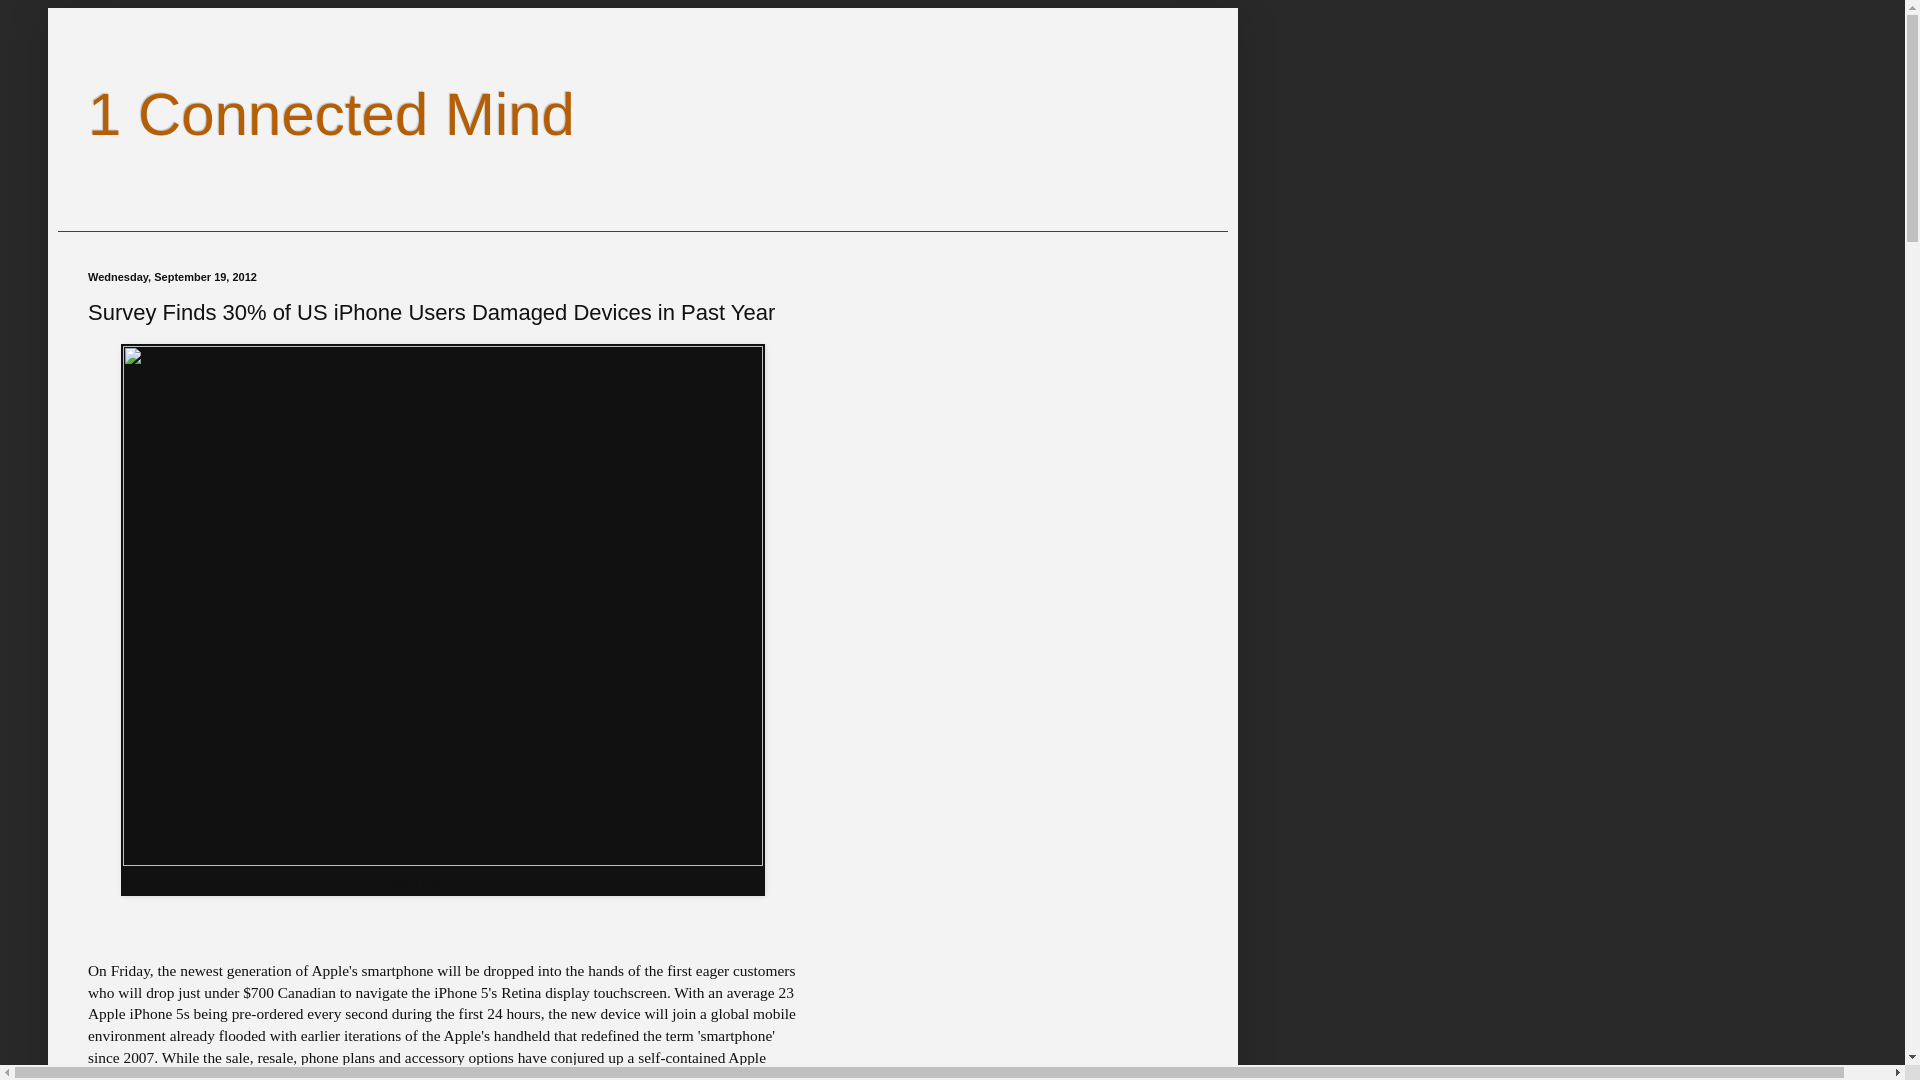 This screenshot has width=1920, height=1080. I want to click on '1 Connected Mind', so click(331, 114).